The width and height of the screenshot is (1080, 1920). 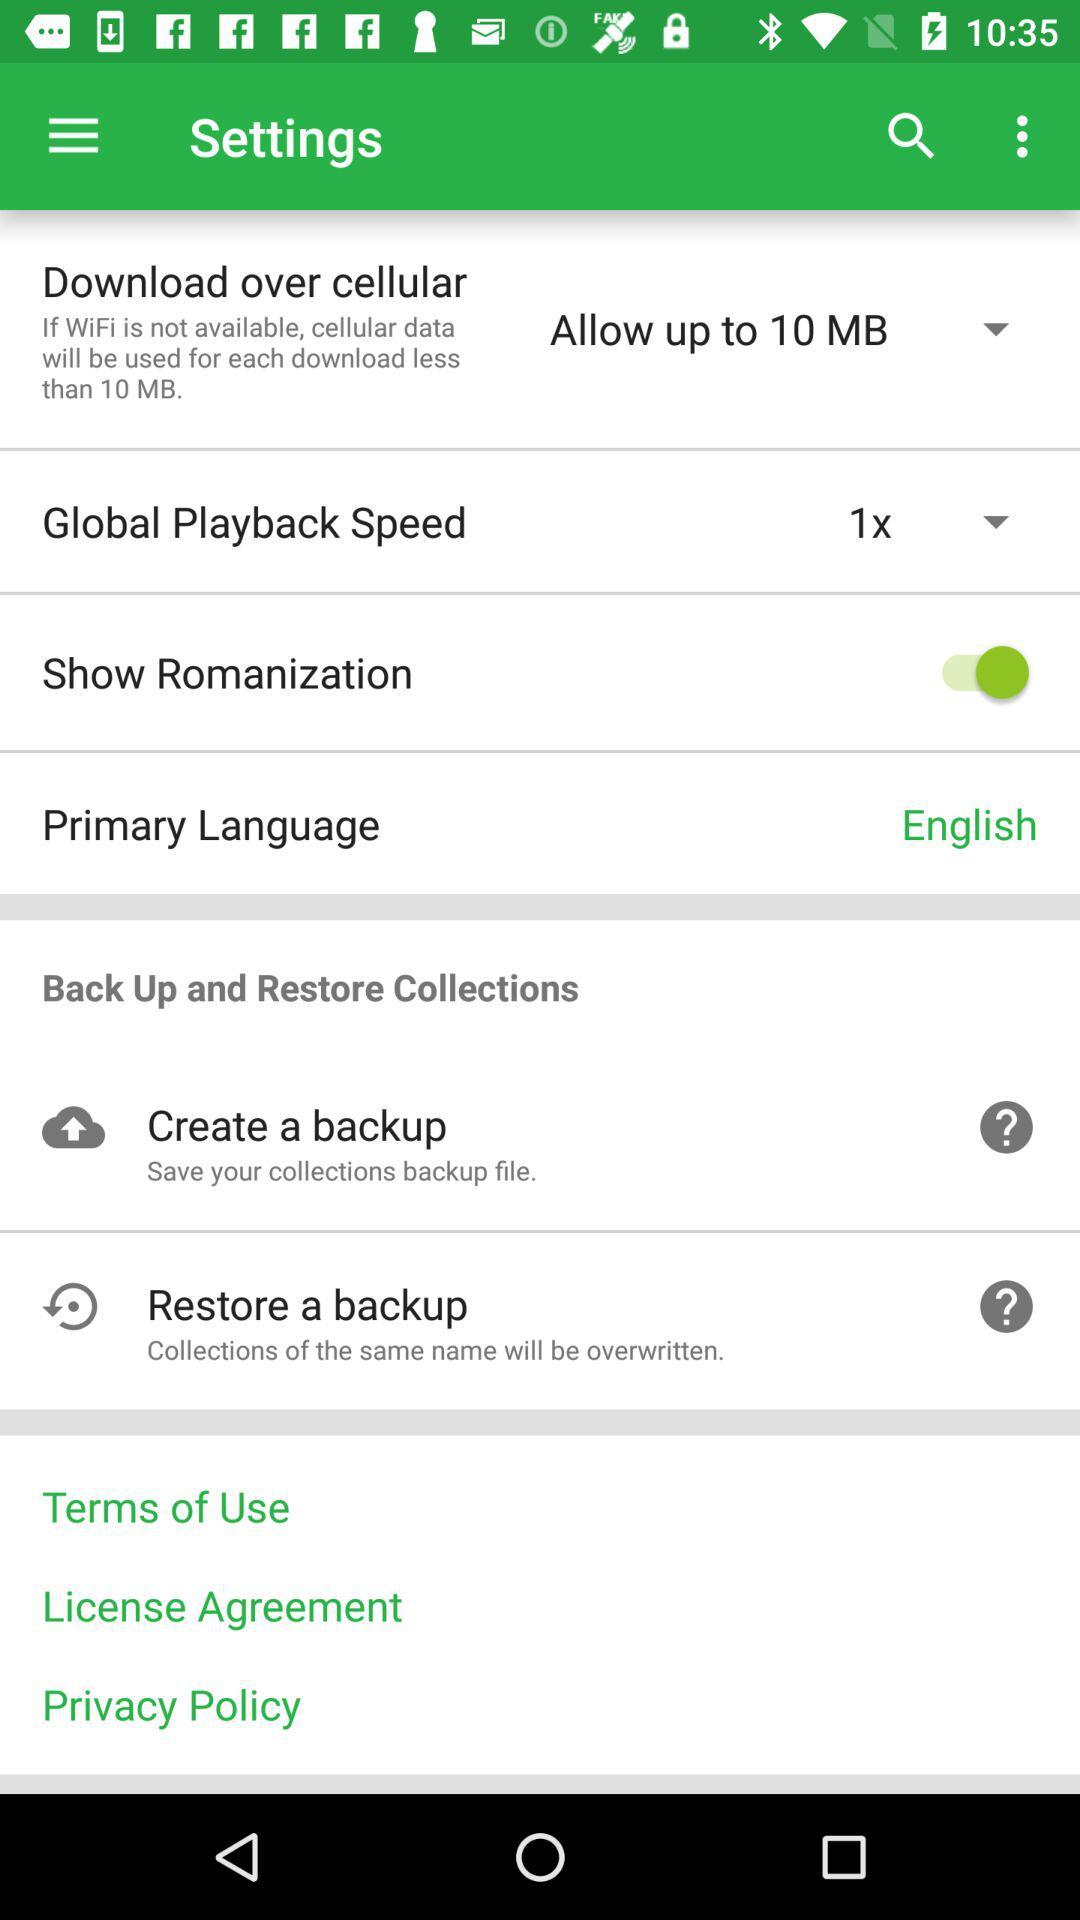 I want to click on the visibility icon, so click(x=72, y=1127).